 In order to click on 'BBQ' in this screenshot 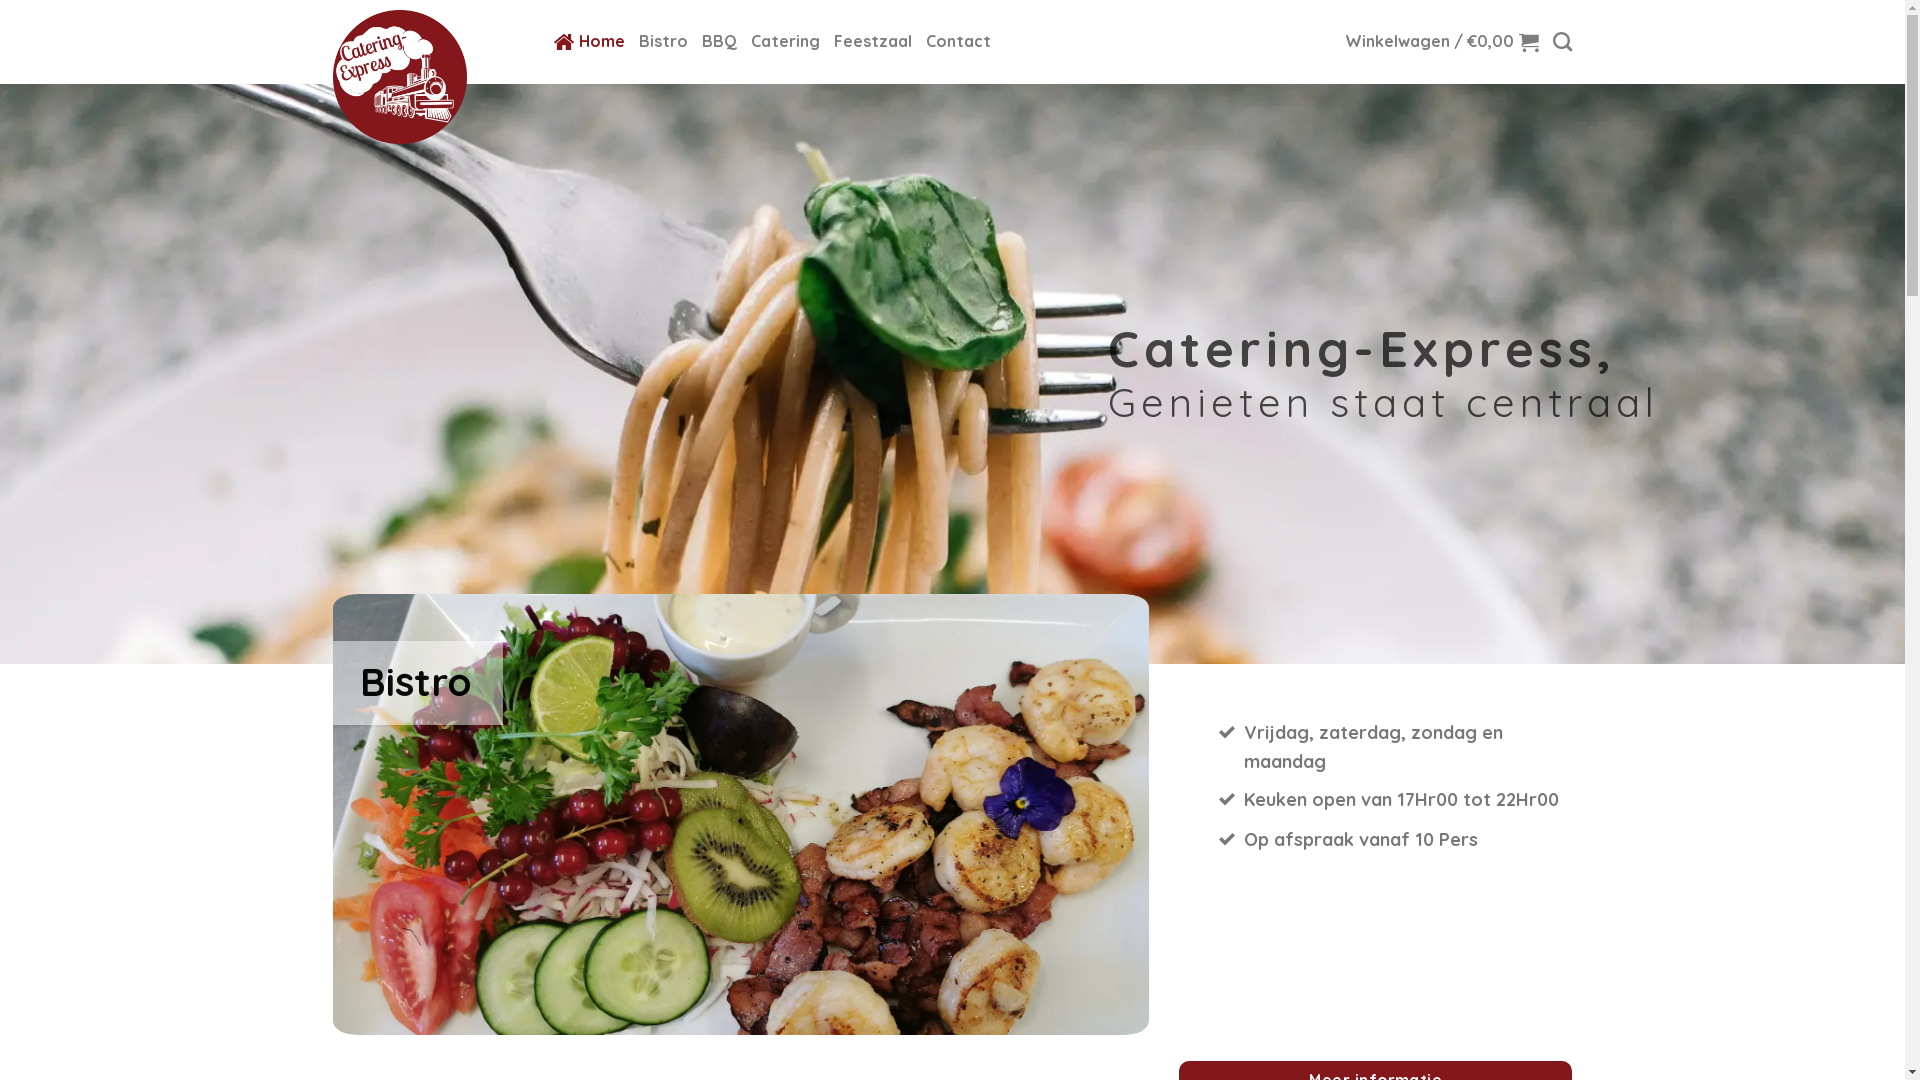, I will do `click(719, 42)`.